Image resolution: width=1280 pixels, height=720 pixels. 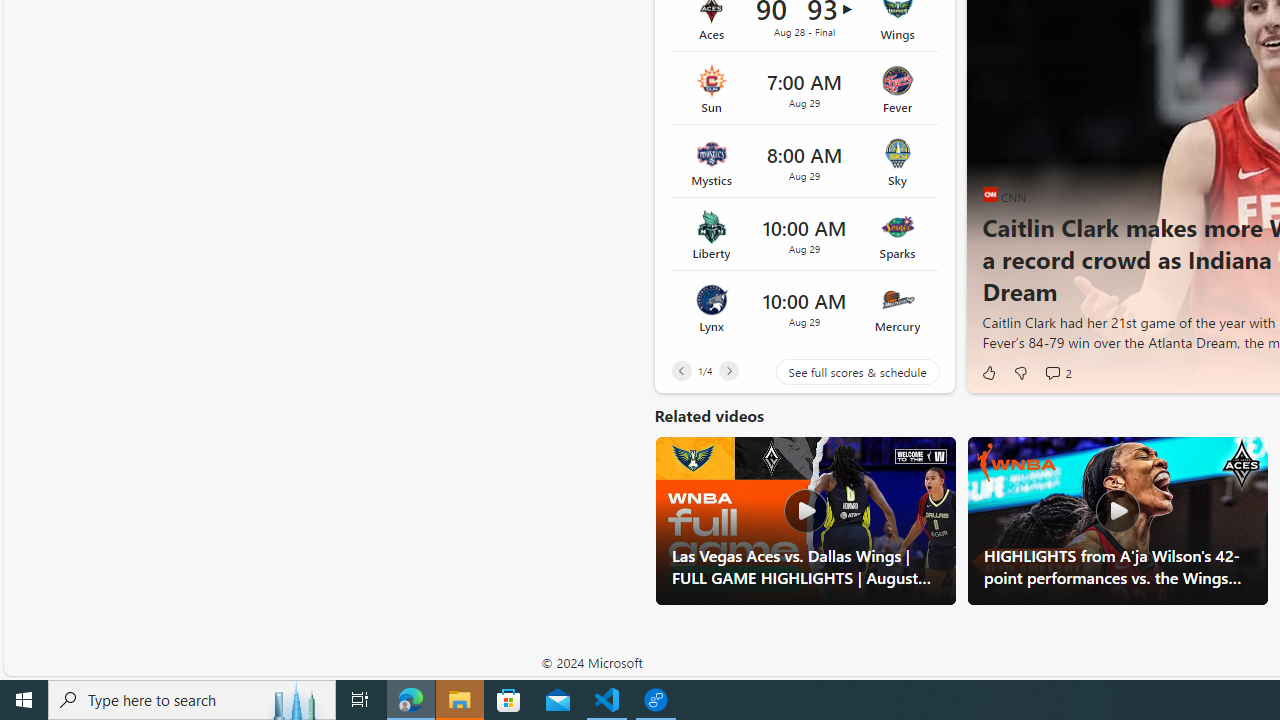 I want to click on 'See full scores & schedule', so click(x=842, y=372).